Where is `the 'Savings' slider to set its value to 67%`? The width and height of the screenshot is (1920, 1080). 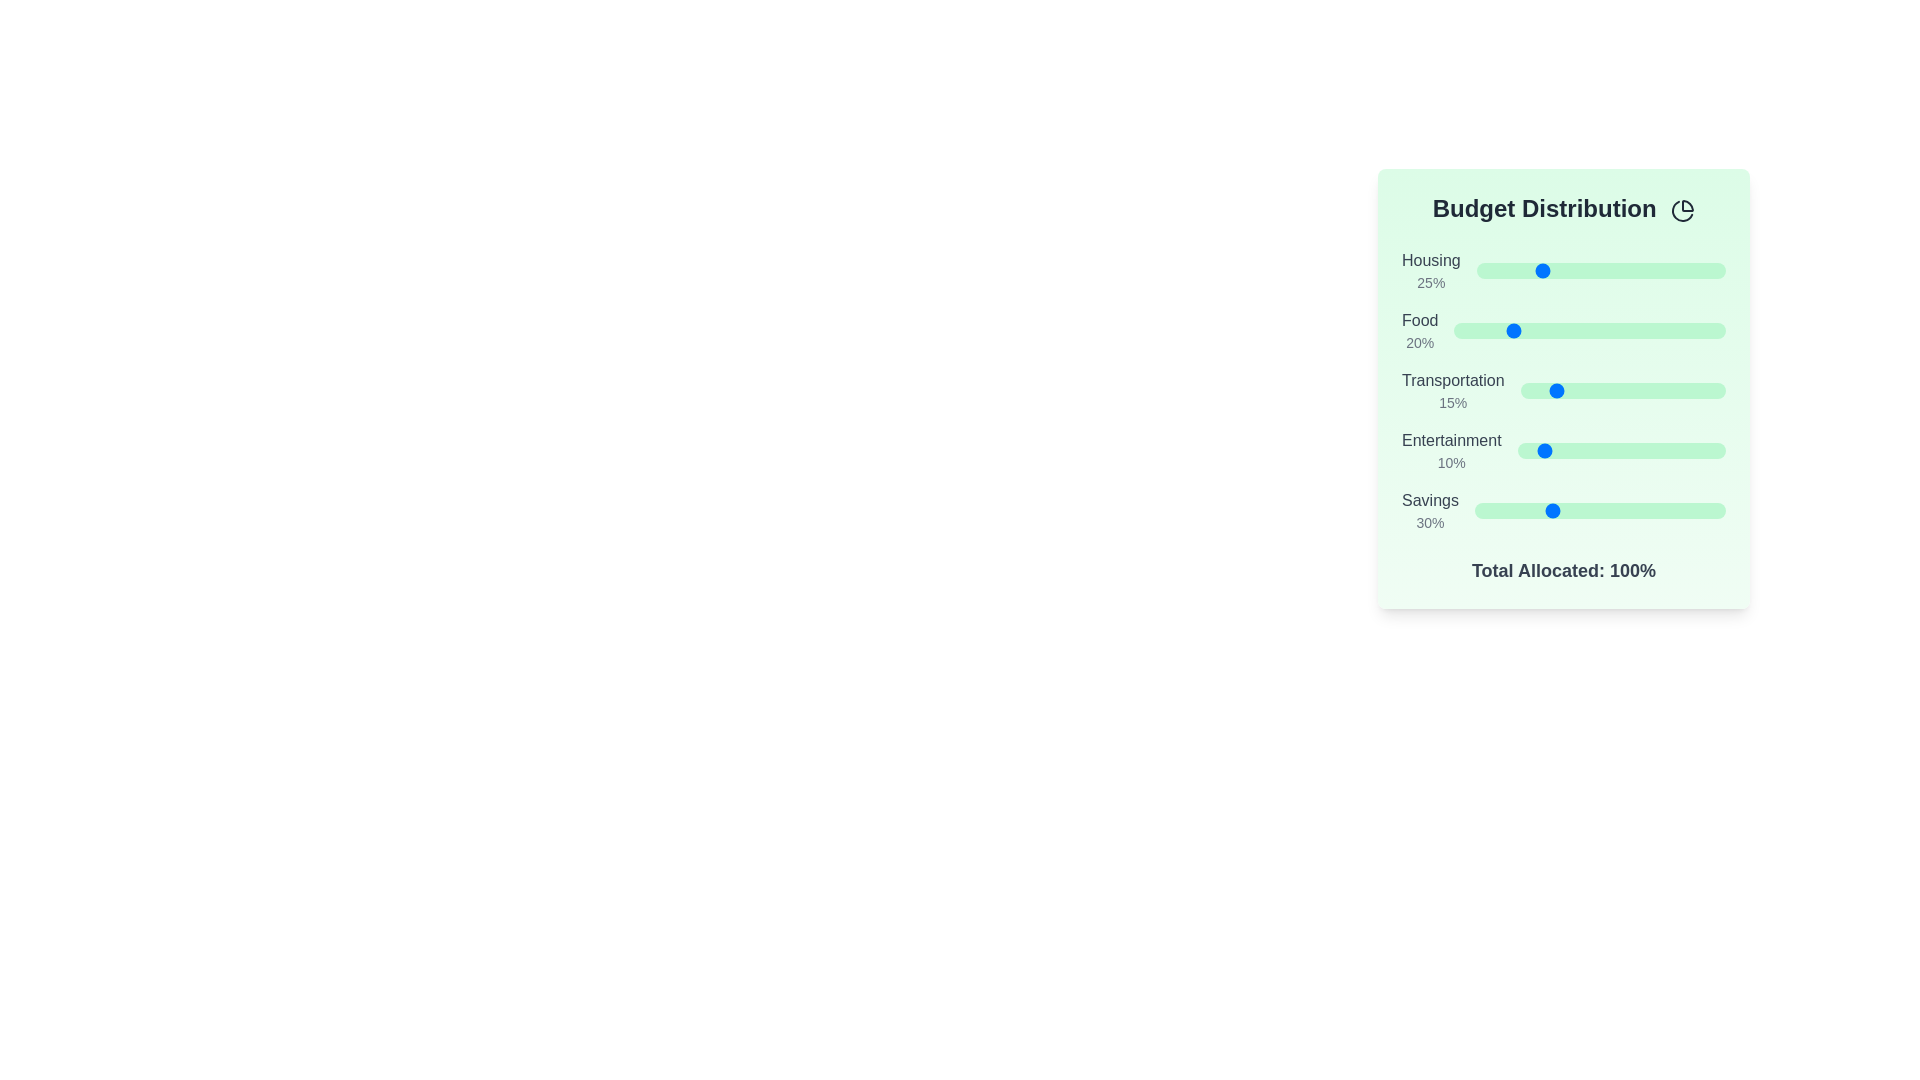
the 'Savings' slider to set its value to 67% is located at coordinates (1643, 509).